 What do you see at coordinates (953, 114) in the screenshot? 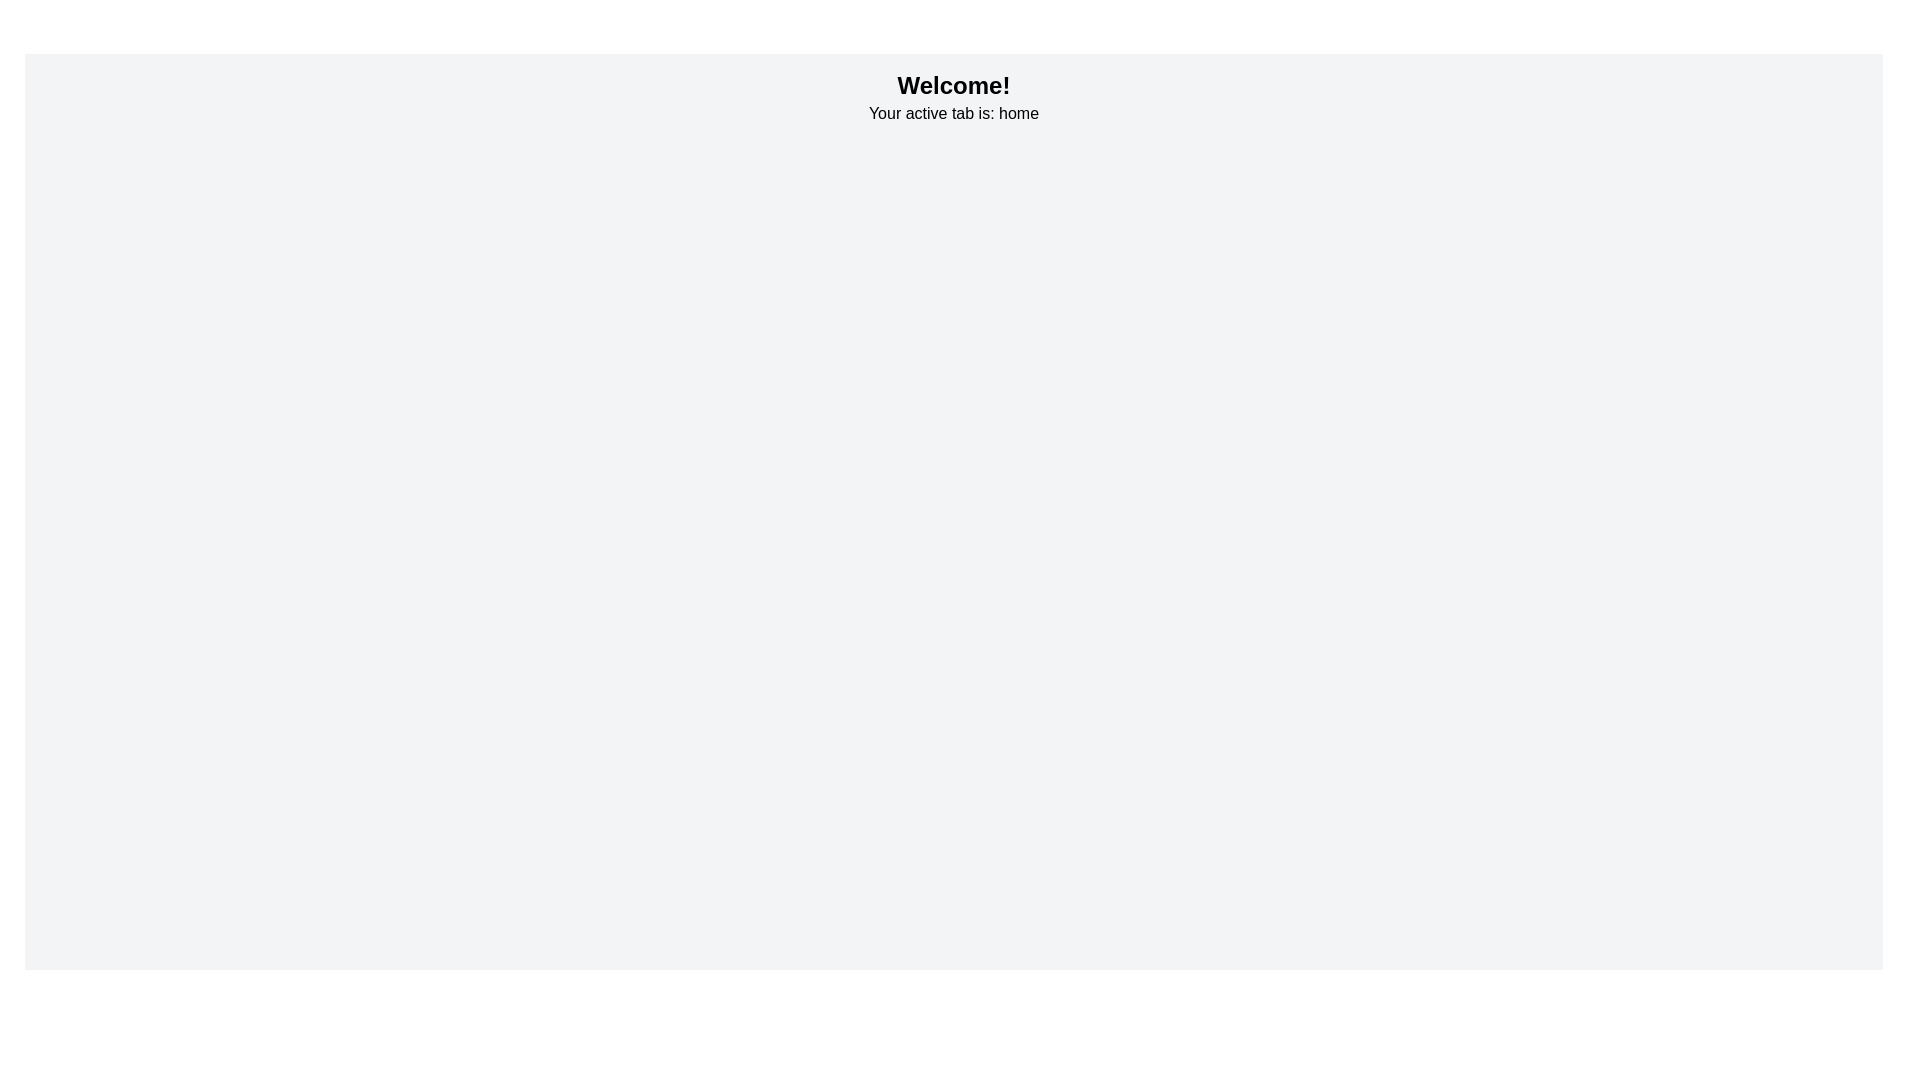
I see `text element displaying the message 'Your active tab is: home', located below the 'Welcome!' message in the top central region of the interface` at bounding box center [953, 114].